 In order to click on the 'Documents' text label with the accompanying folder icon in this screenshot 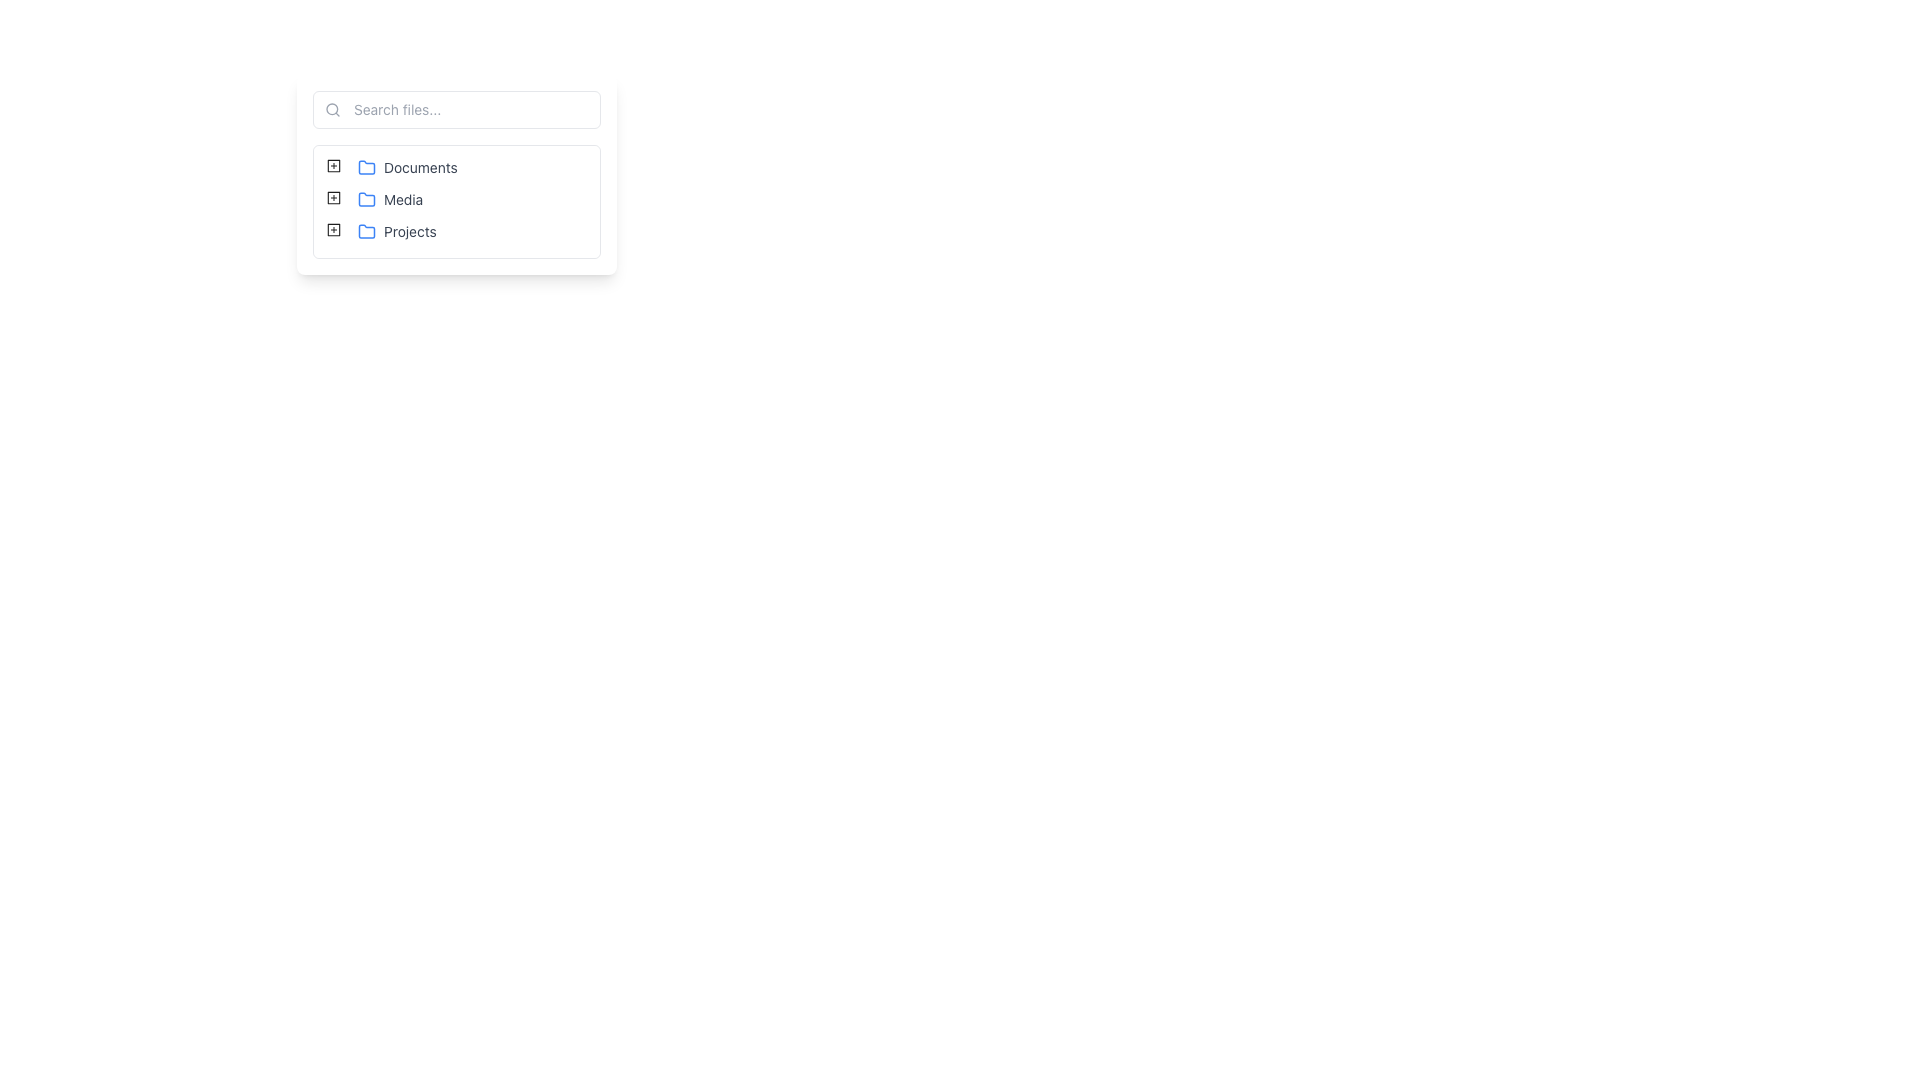, I will do `click(406, 167)`.